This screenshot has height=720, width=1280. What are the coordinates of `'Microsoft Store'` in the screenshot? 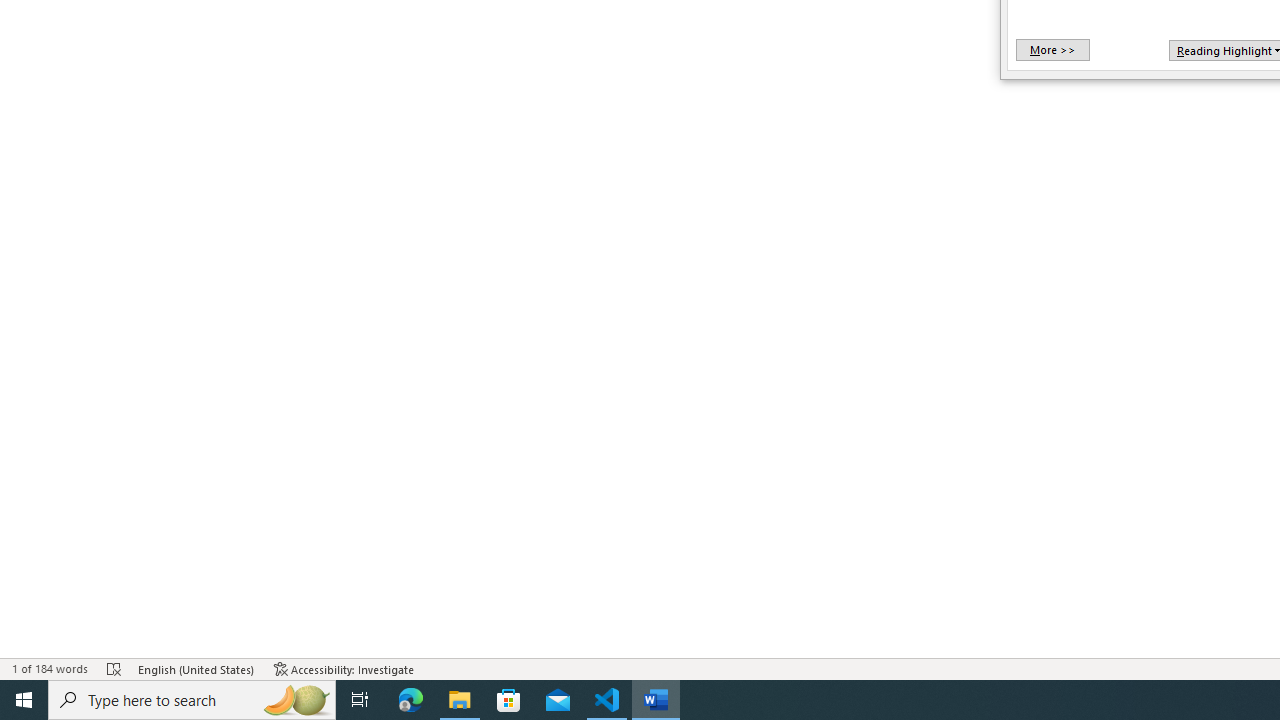 It's located at (509, 698).